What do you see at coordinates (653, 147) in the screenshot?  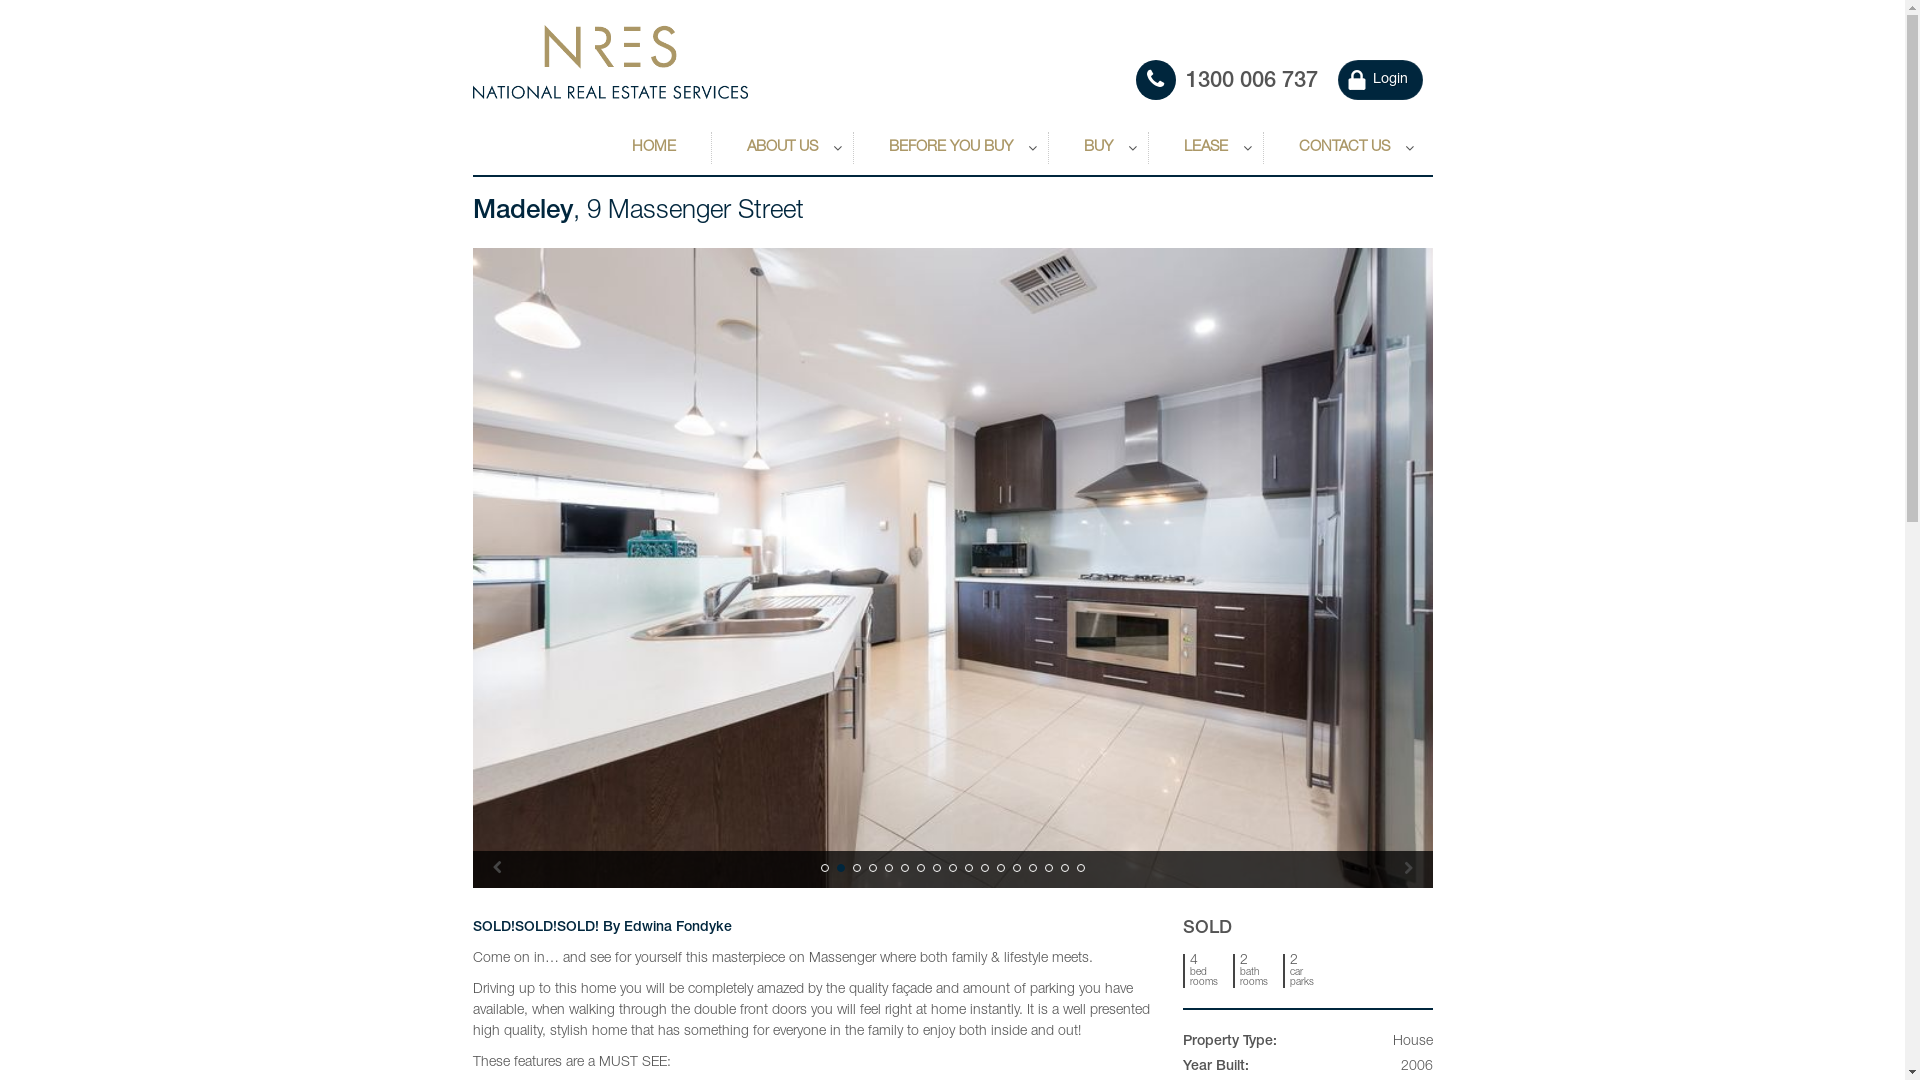 I see `'HOME'` at bounding box center [653, 147].